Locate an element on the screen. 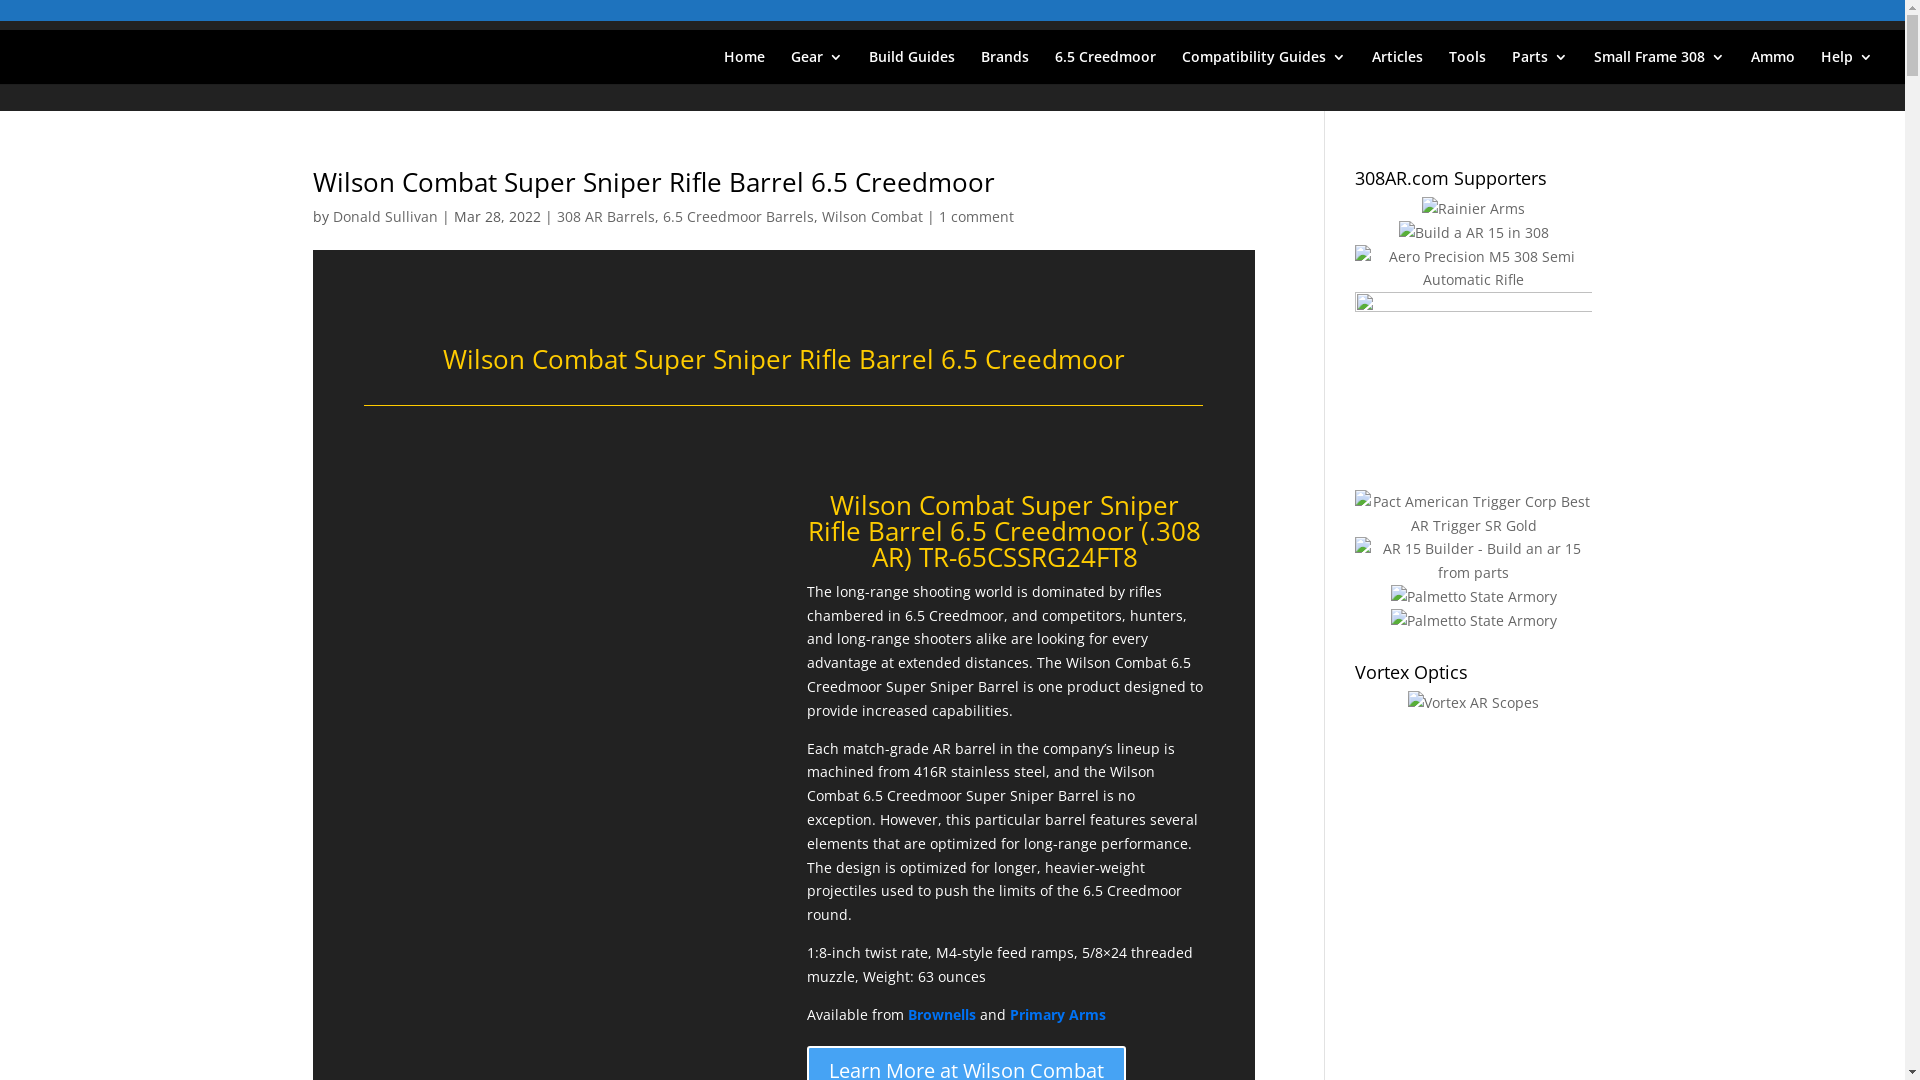 The height and width of the screenshot is (1080, 1920). 'Ammo' is located at coordinates (1772, 65).